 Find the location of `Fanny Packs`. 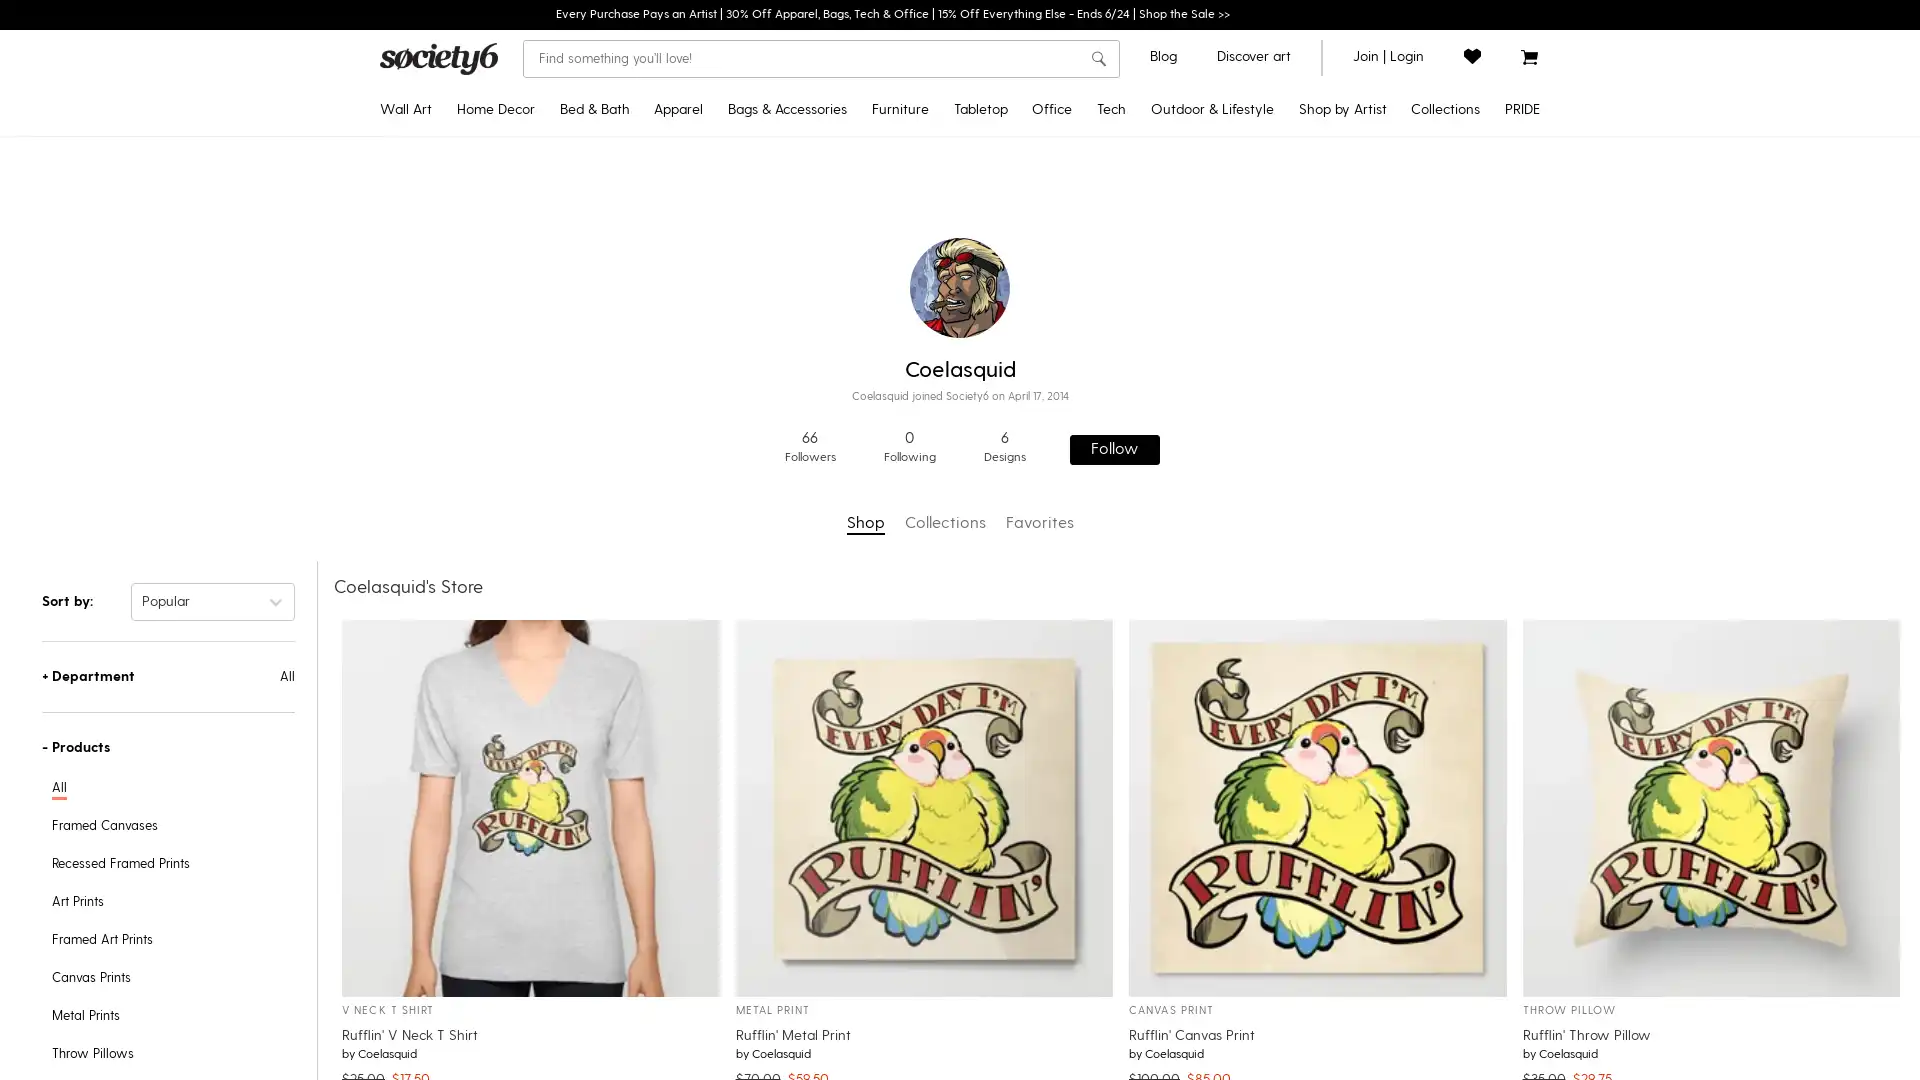

Fanny Packs is located at coordinates (801, 320).